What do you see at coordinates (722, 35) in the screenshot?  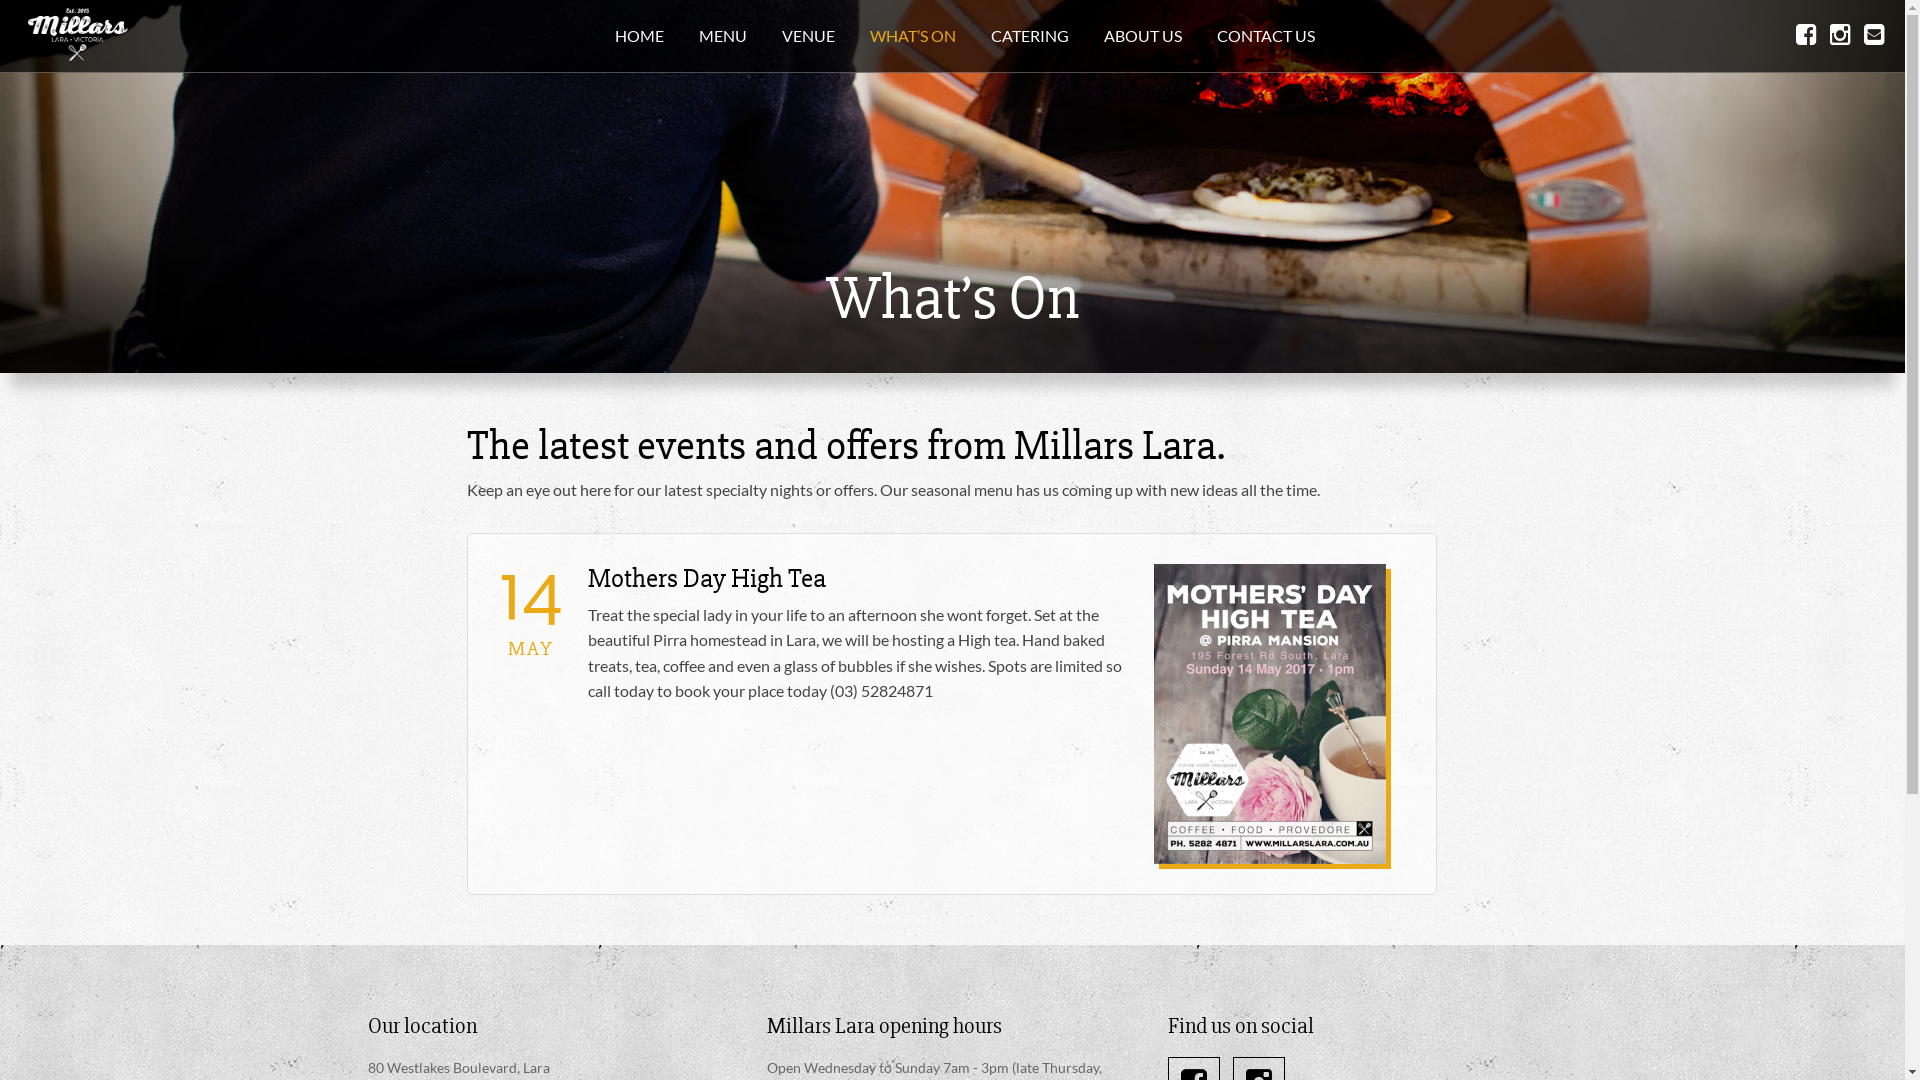 I see `'MENU'` at bounding box center [722, 35].